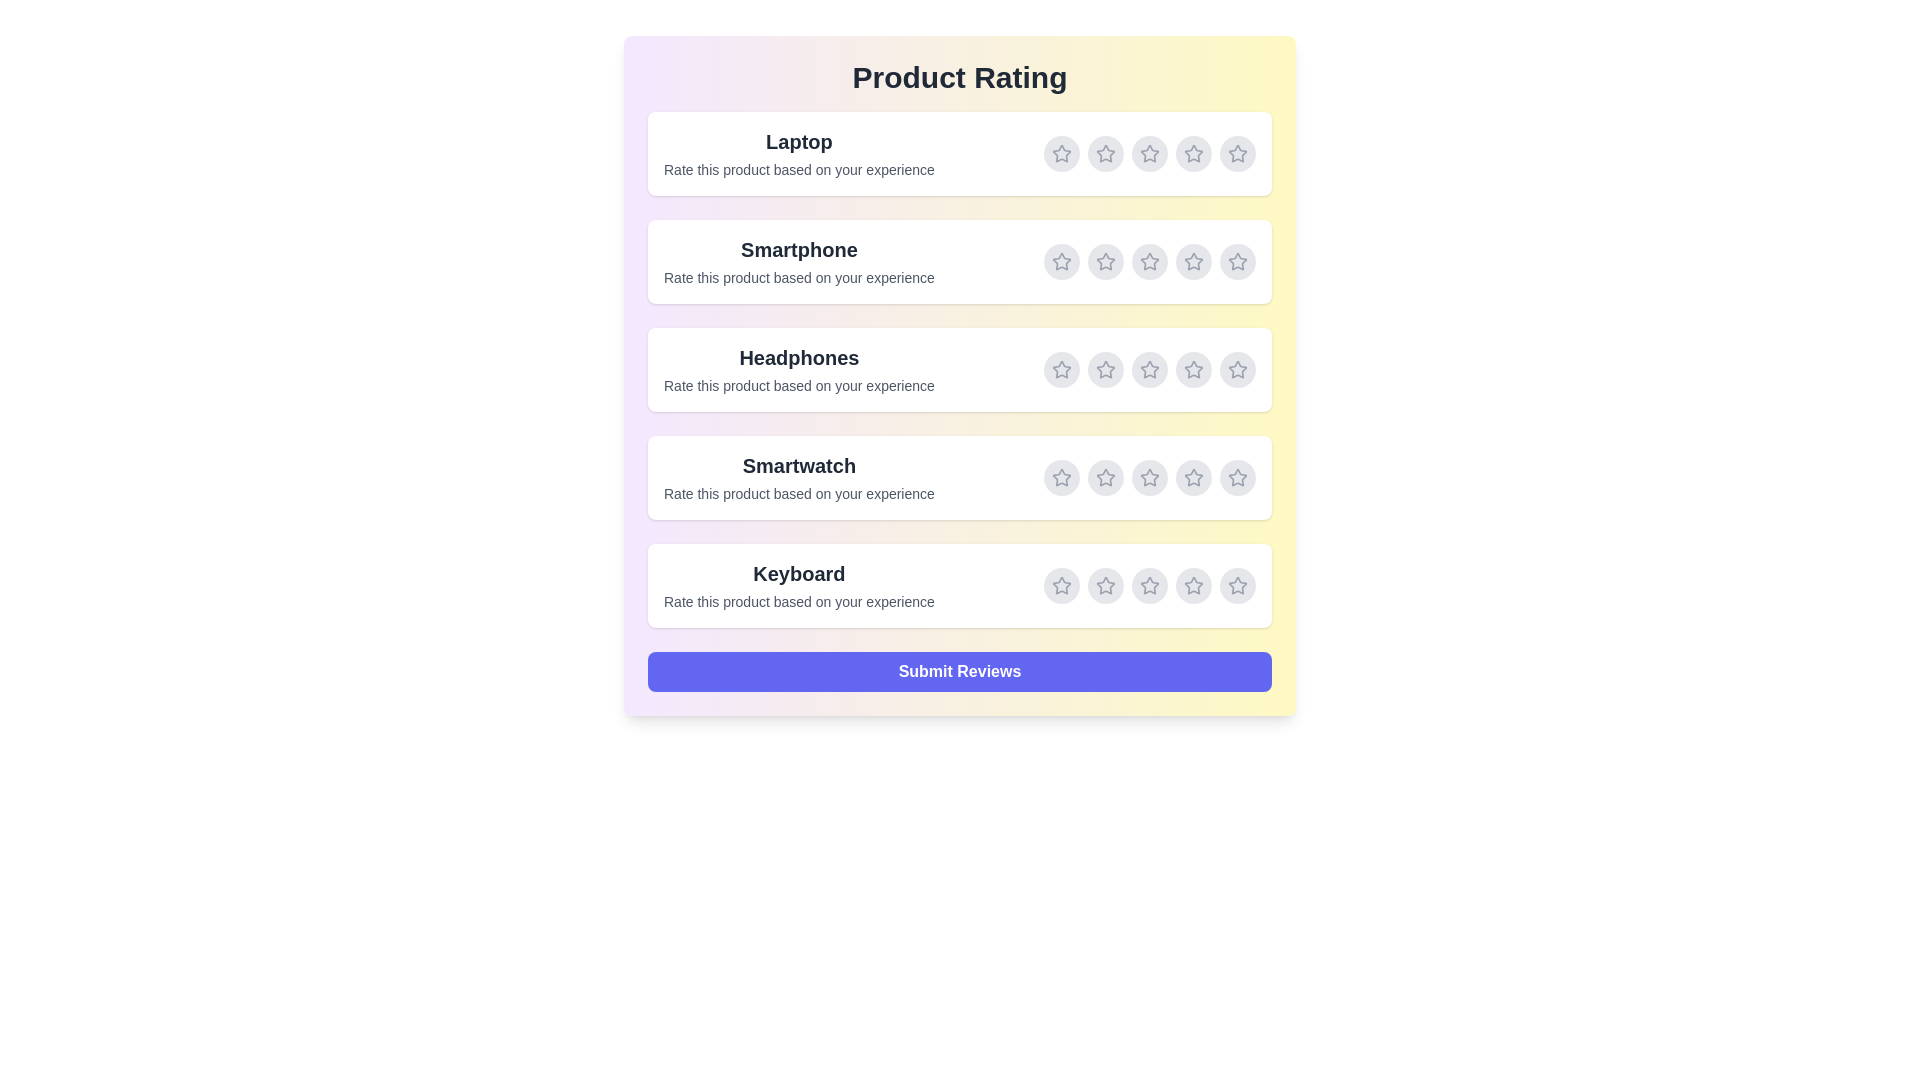  What do you see at coordinates (1104, 585) in the screenshot?
I see `the rating for Keyboard to 2 stars` at bounding box center [1104, 585].